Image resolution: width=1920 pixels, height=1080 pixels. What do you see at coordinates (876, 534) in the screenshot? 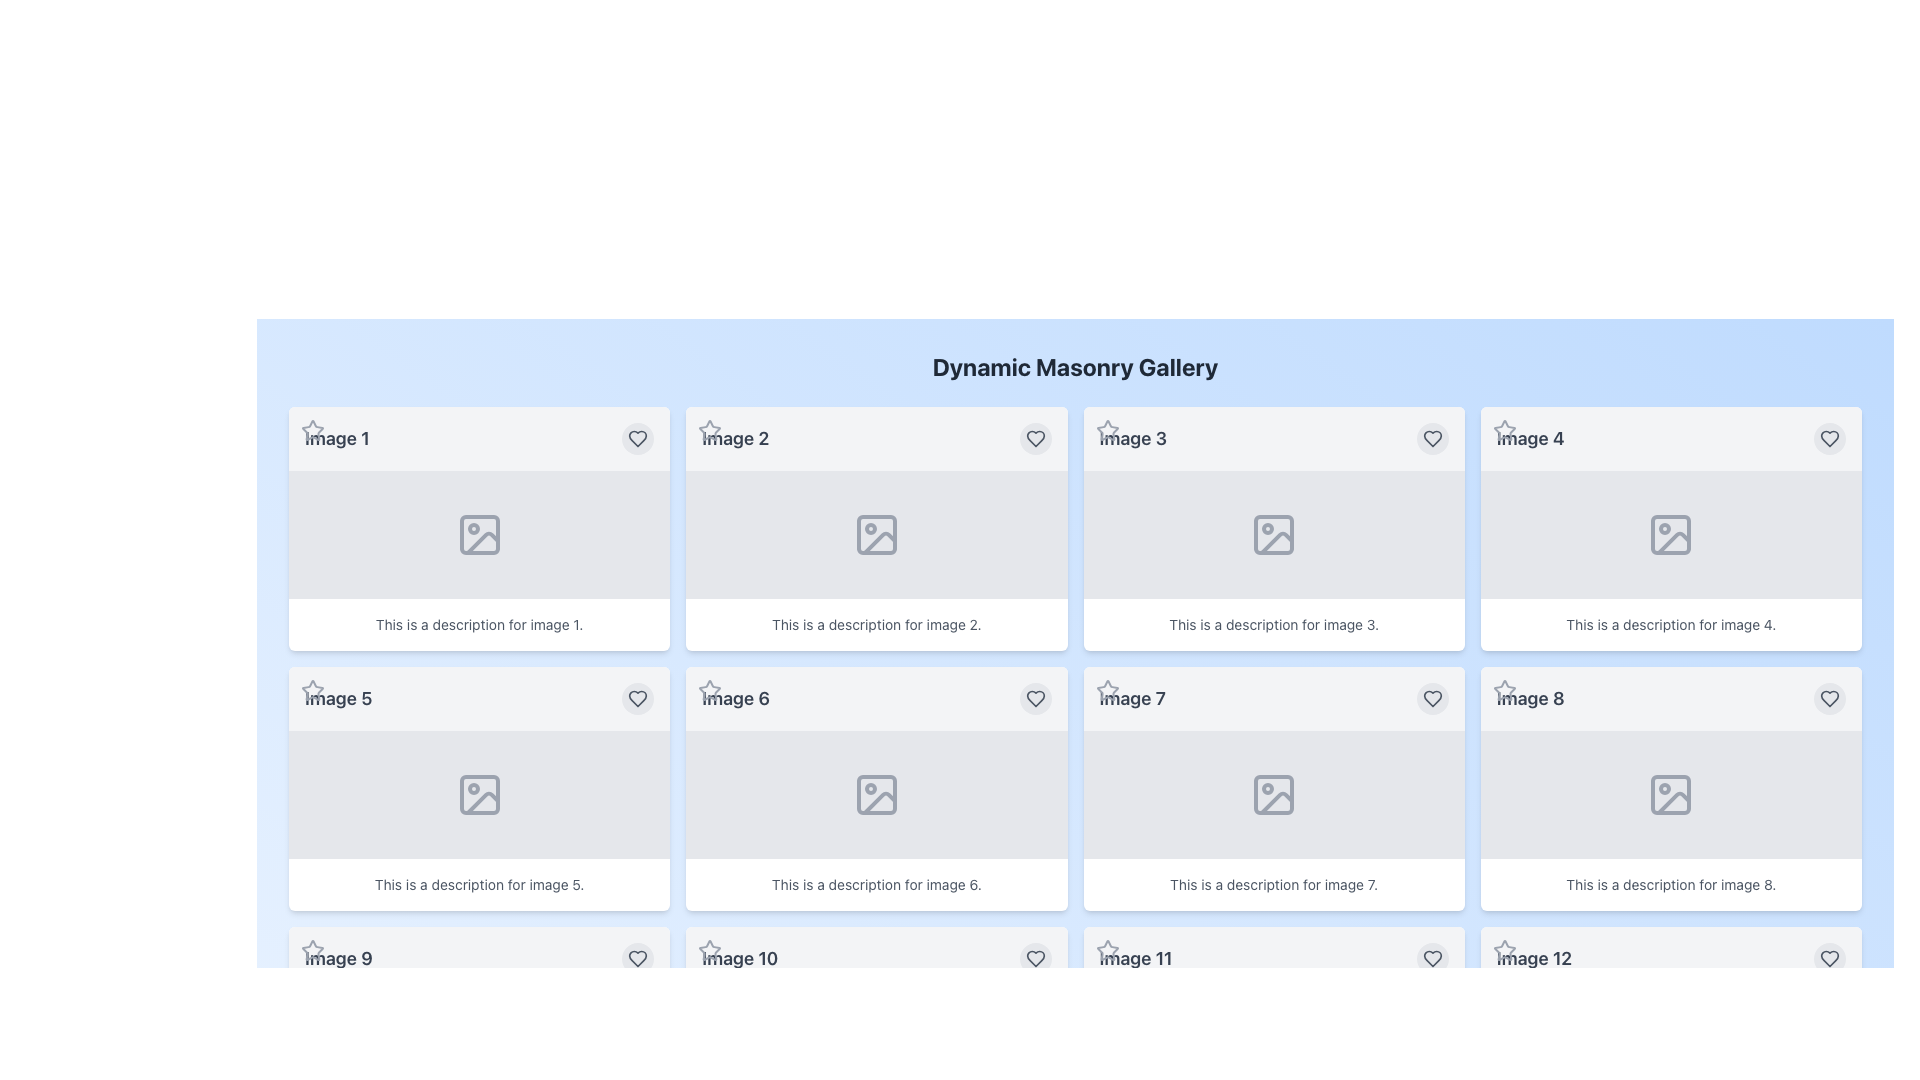
I see `the image placeholder icon located centrally within the card labeled 'Image 2' in the top row of the three-by-four grid for further functionality` at bounding box center [876, 534].